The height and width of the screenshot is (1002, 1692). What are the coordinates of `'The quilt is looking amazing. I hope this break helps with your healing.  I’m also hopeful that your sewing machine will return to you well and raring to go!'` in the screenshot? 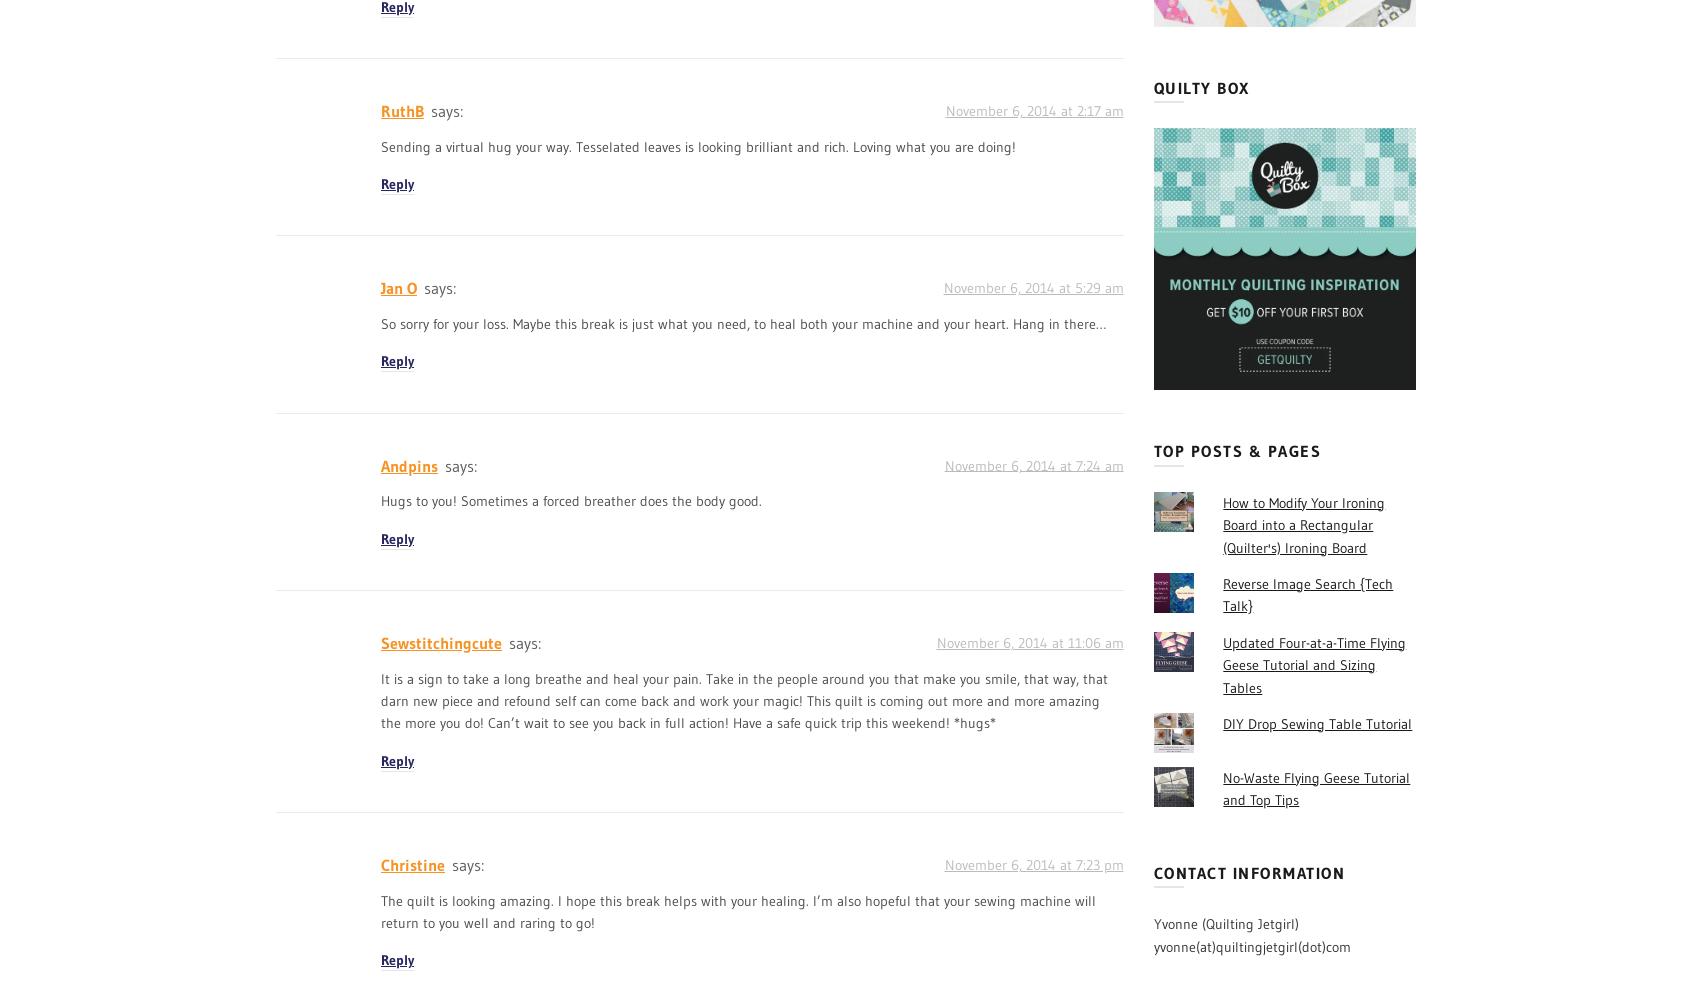 It's located at (737, 911).